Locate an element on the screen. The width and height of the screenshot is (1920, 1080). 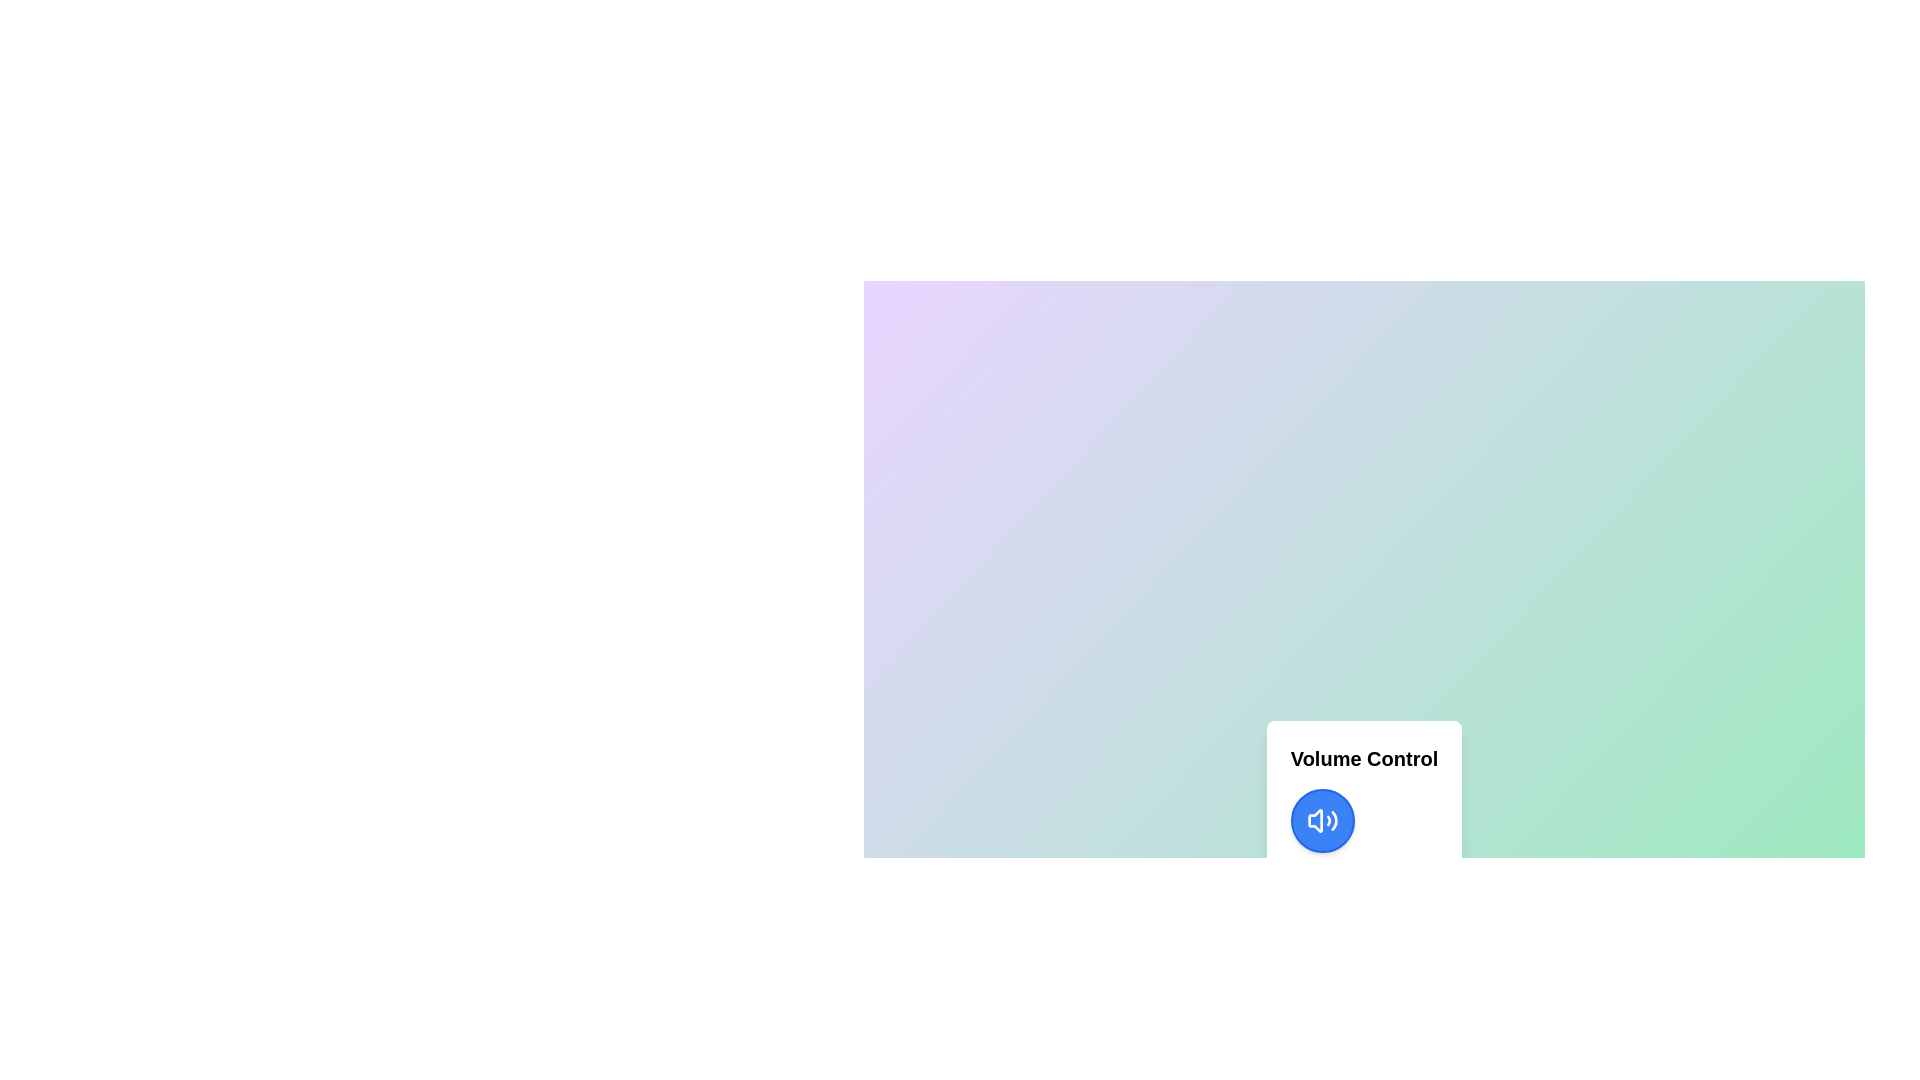
the SoundToggleButton to toggle its state and observe the visual feedback is located at coordinates (1321, 821).